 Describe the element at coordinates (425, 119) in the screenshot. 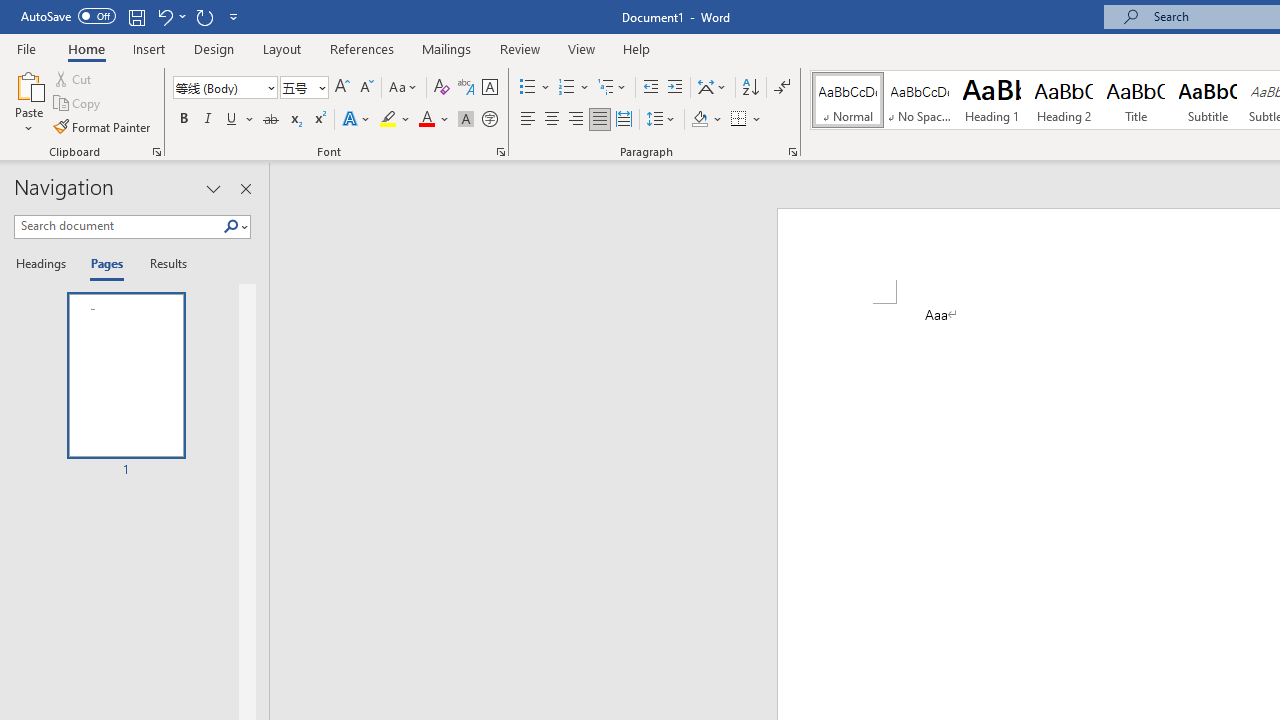

I see `'Font Color Red'` at that location.